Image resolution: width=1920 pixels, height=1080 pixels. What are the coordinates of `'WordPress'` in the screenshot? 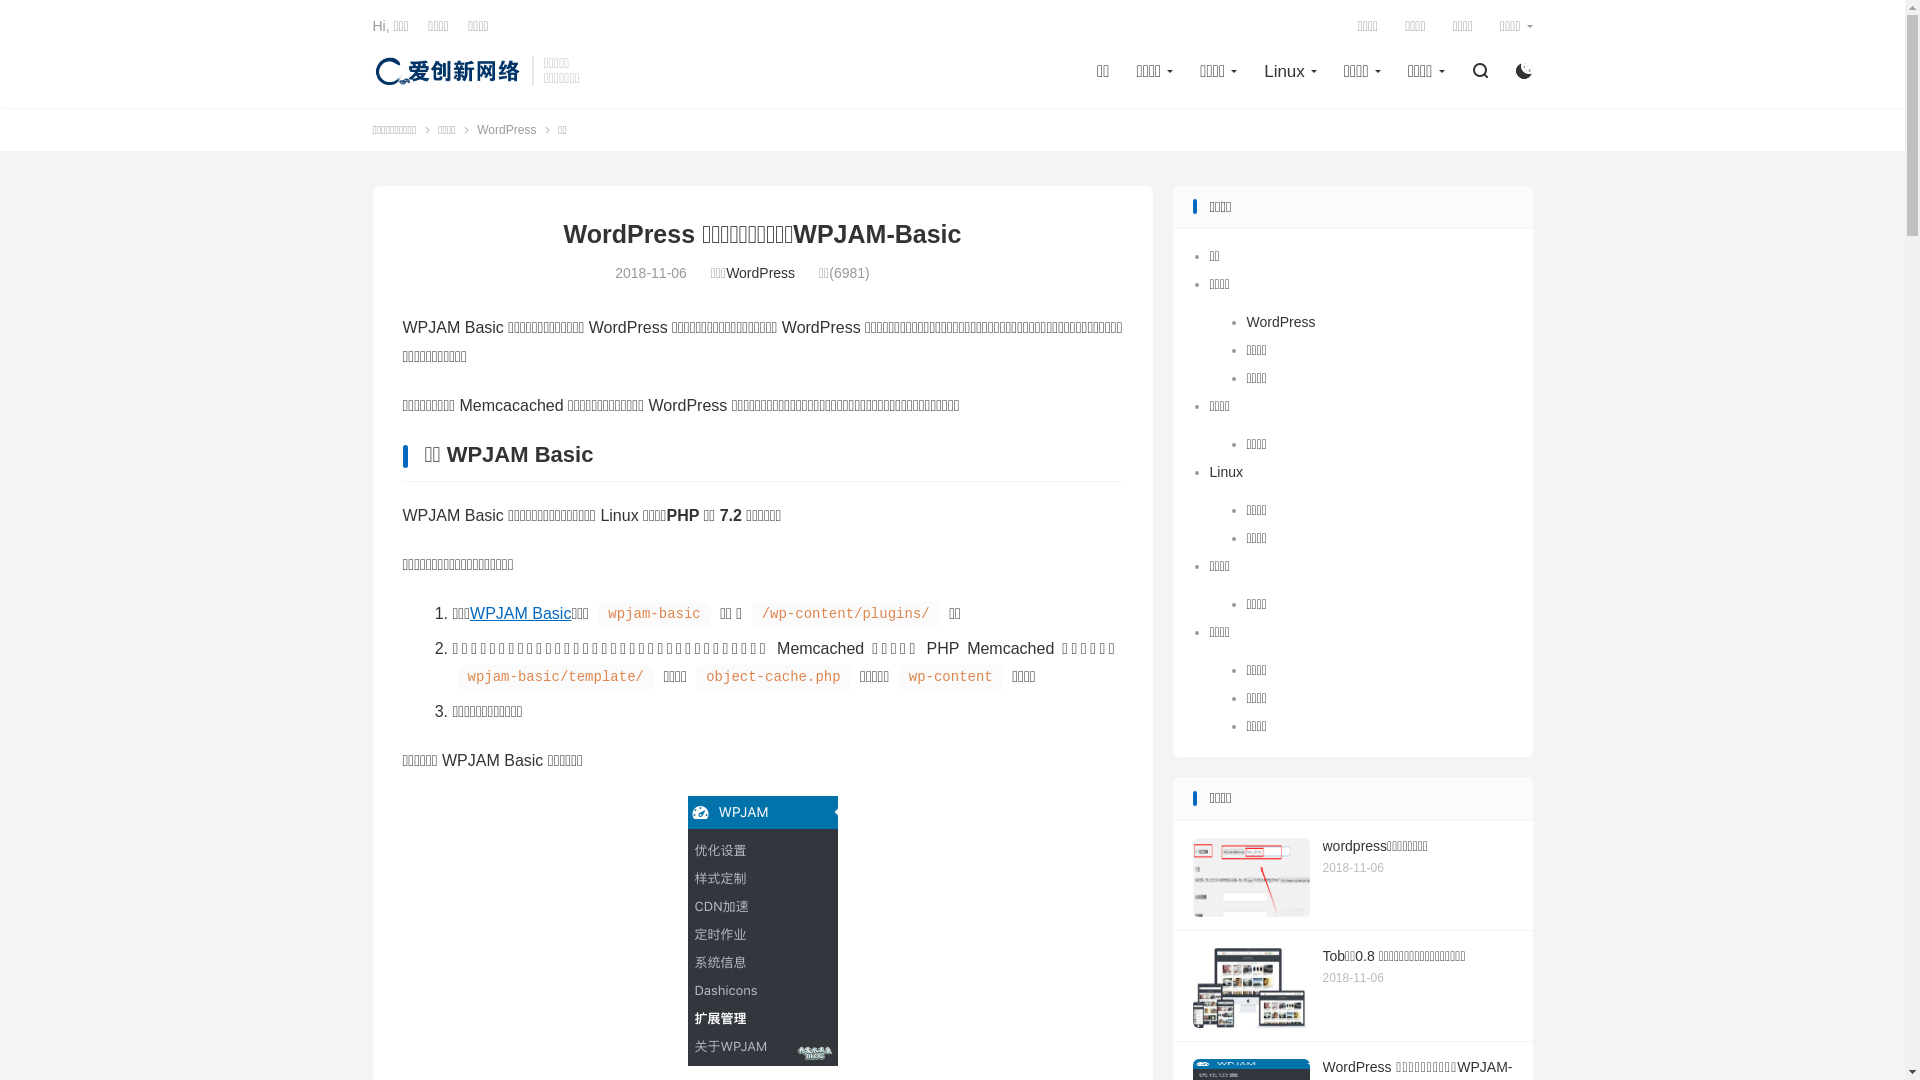 It's located at (1280, 320).